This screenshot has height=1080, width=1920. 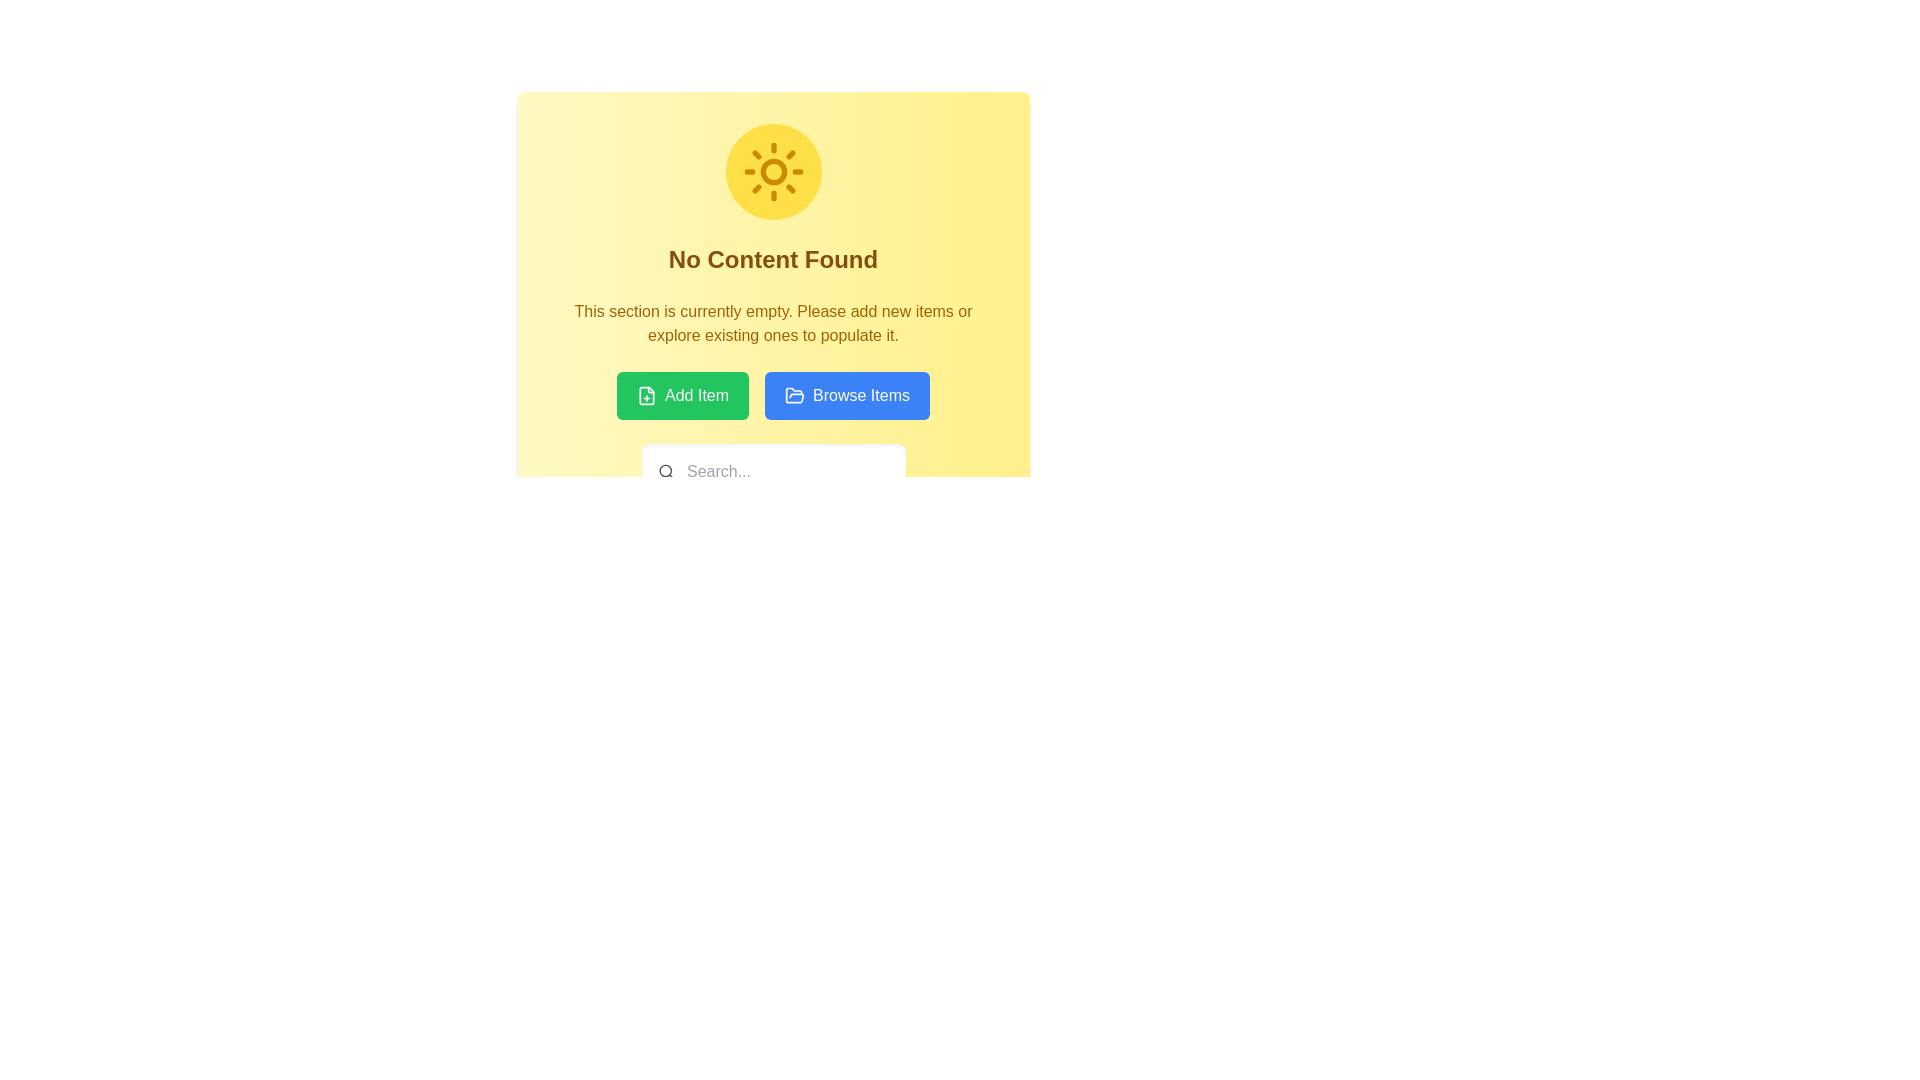 What do you see at coordinates (772, 323) in the screenshot?
I see `the centered text block with brownish-yellow text color located beneath the 'No Content Found' header and above the 'Add Item' and 'Browse Items' buttons` at bounding box center [772, 323].